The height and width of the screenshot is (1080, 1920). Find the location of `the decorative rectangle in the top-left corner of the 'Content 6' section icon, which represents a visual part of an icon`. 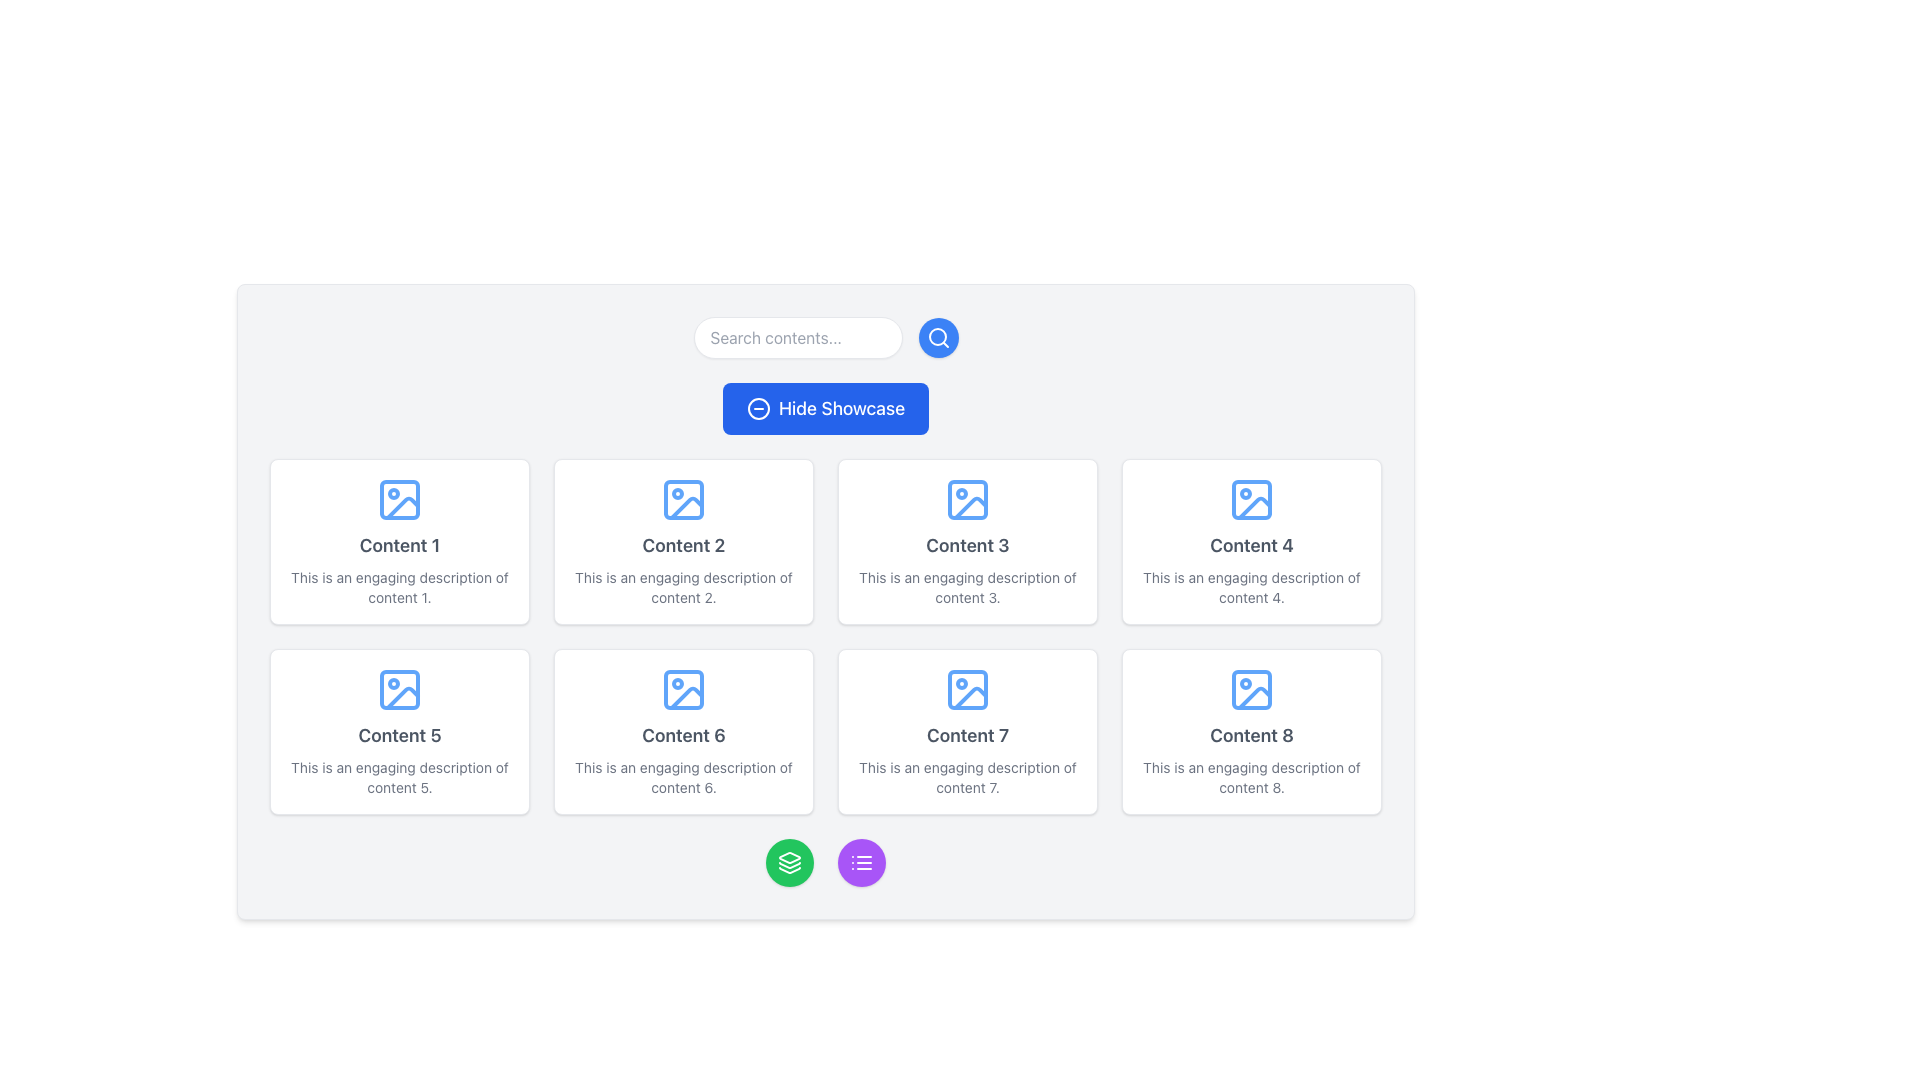

the decorative rectangle in the top-left corner of the 'Content 6' section icon, which represents a visual part of an icon is located at coordinates (684, 689).